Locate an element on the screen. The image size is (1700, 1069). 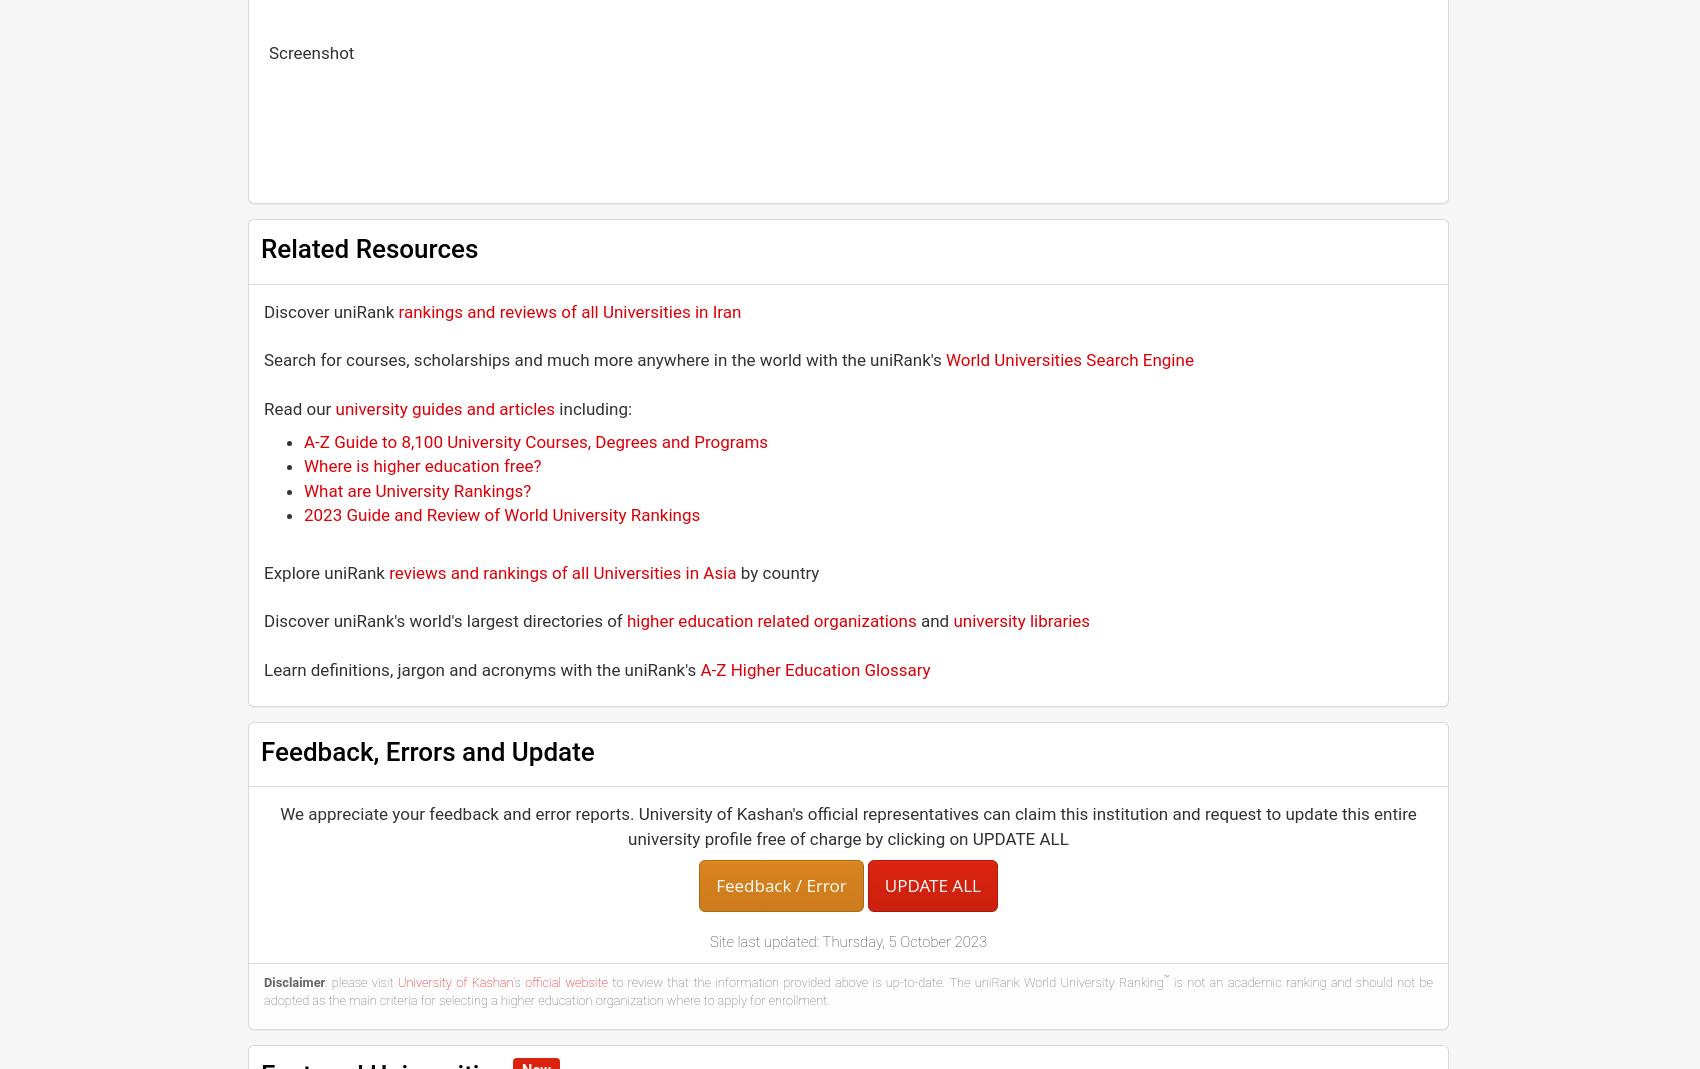
'Discover uniRank's world's largest directories of' is located at coordinates (445, 620).